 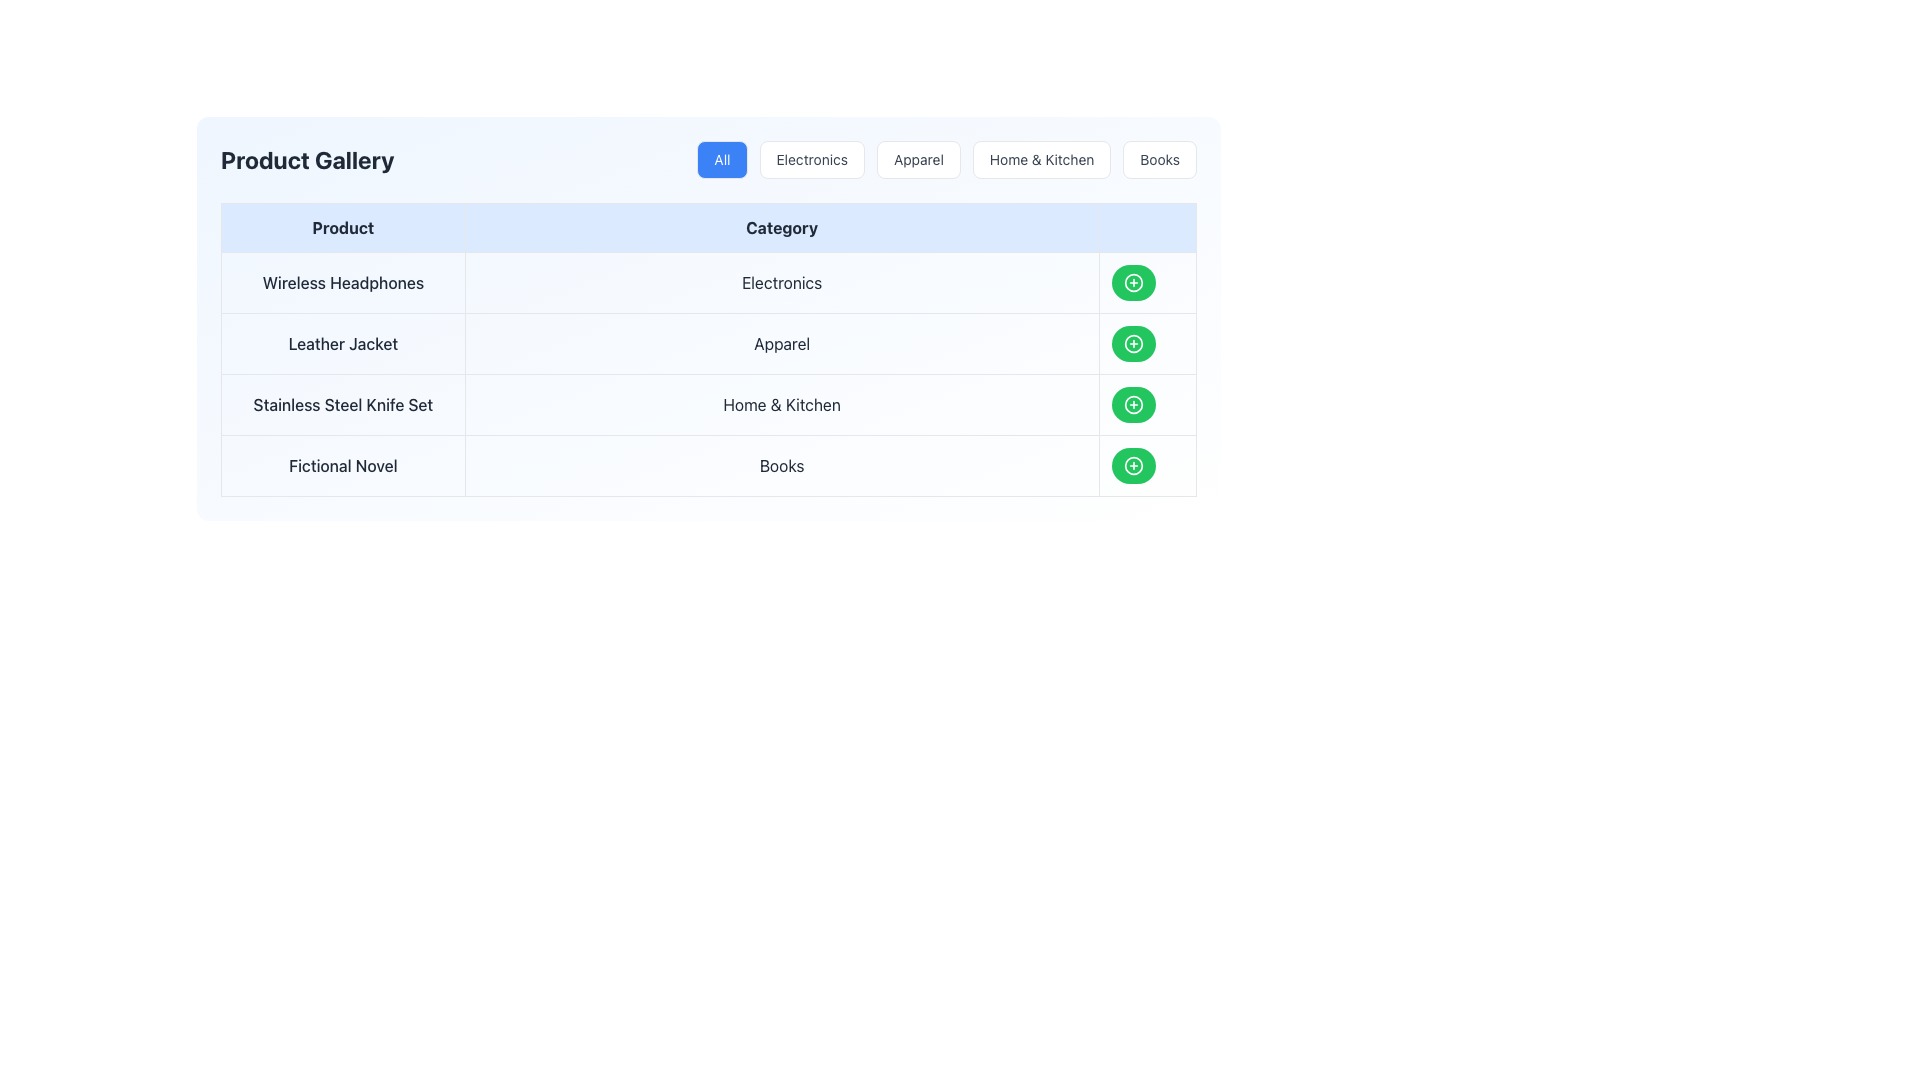 What do you see at coordinates (709, 342) in the screenshot?
I see `the row entry in the categorized table that displays 'Leather Jacket' on the left and 'Apparel' on the right, which is the second row in the table` at bounding box center [709, 342].